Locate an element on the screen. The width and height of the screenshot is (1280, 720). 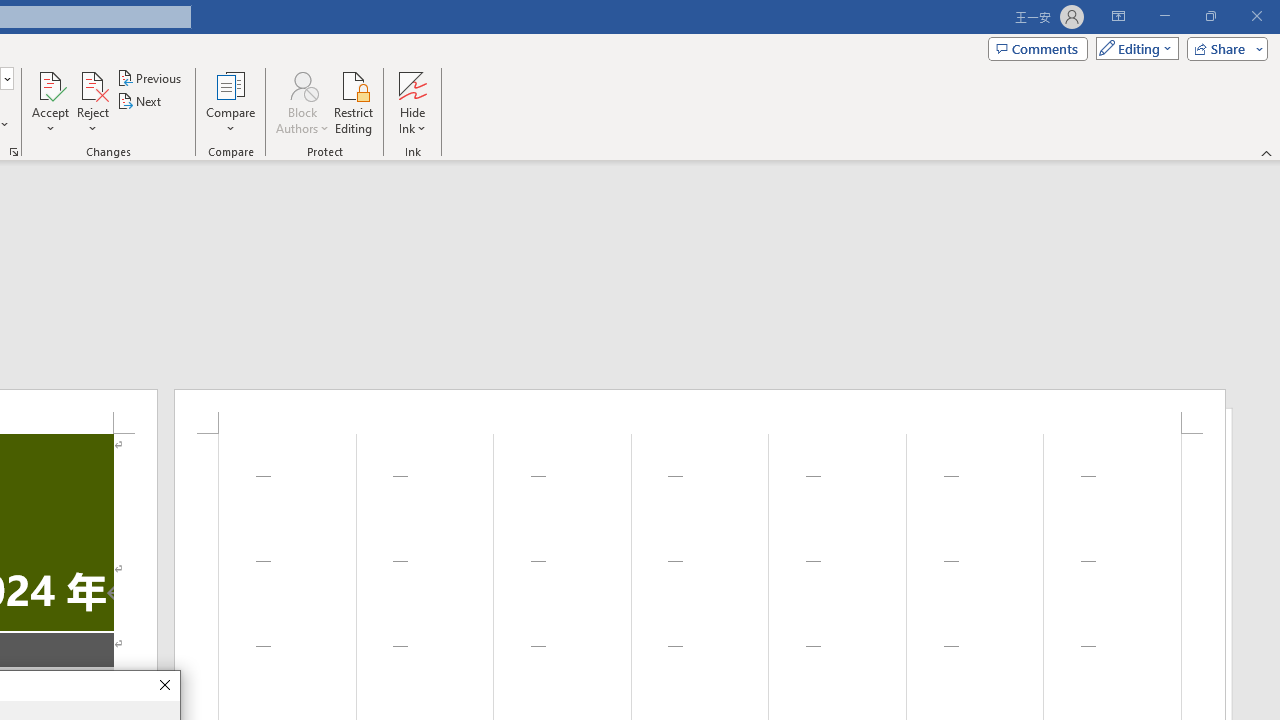
'Compare' is located at coordinates (231, 103).